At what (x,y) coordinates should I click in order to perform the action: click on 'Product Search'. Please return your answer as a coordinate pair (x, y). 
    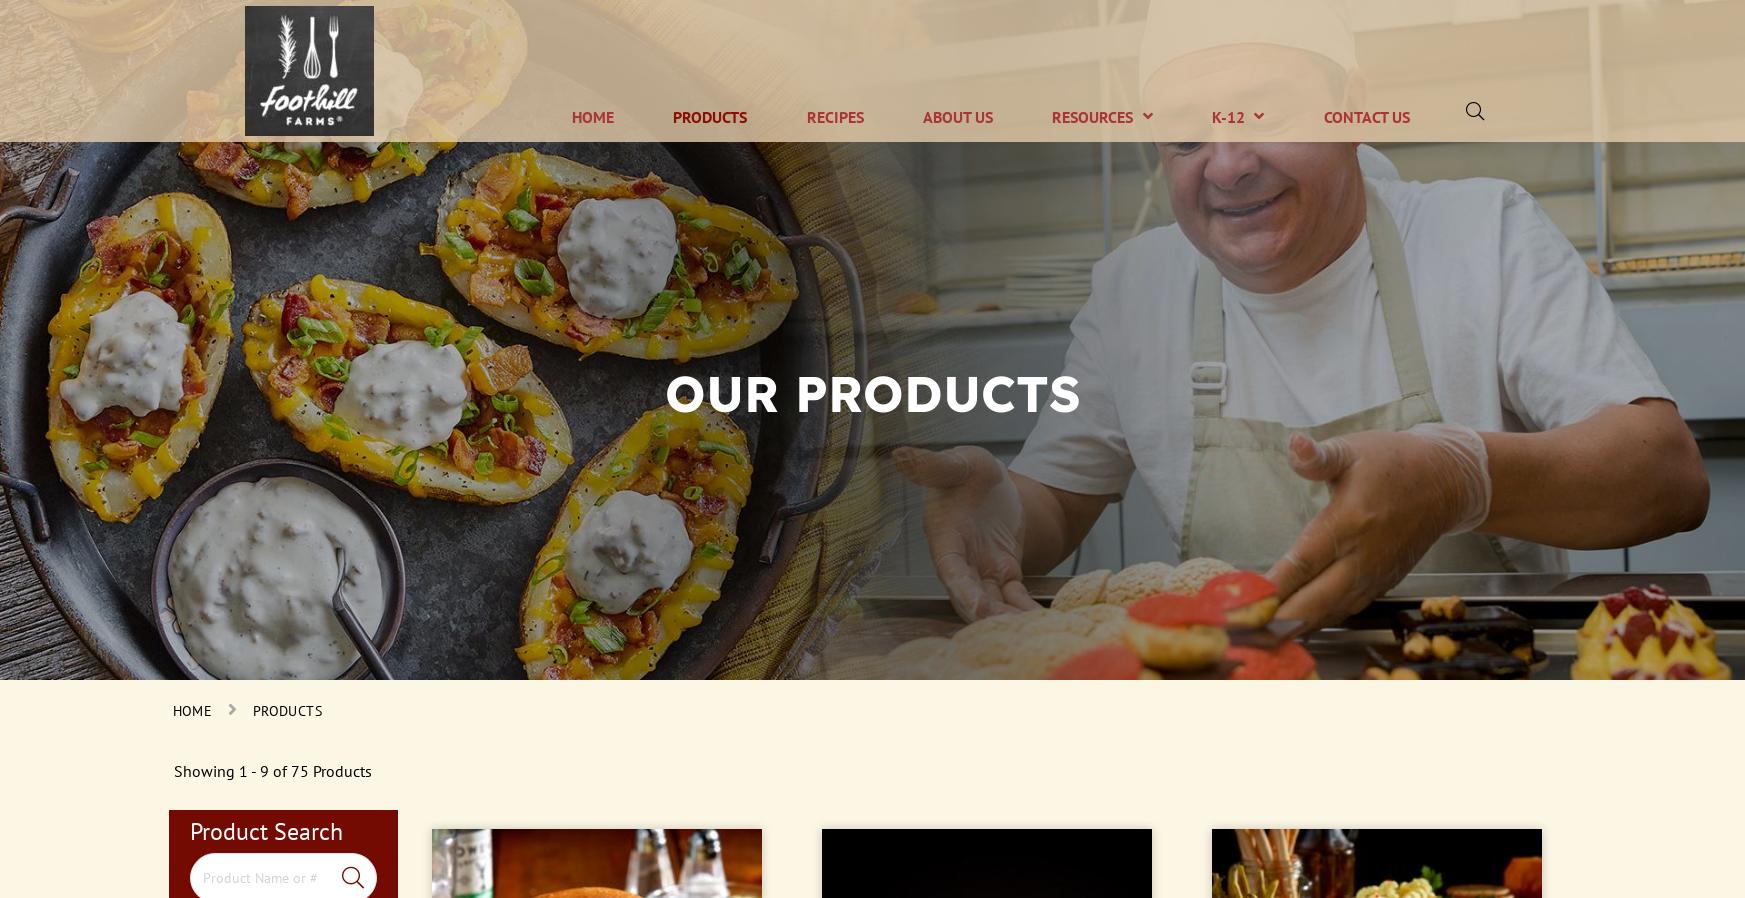
    Looking at the image, I should click on (264, 830).